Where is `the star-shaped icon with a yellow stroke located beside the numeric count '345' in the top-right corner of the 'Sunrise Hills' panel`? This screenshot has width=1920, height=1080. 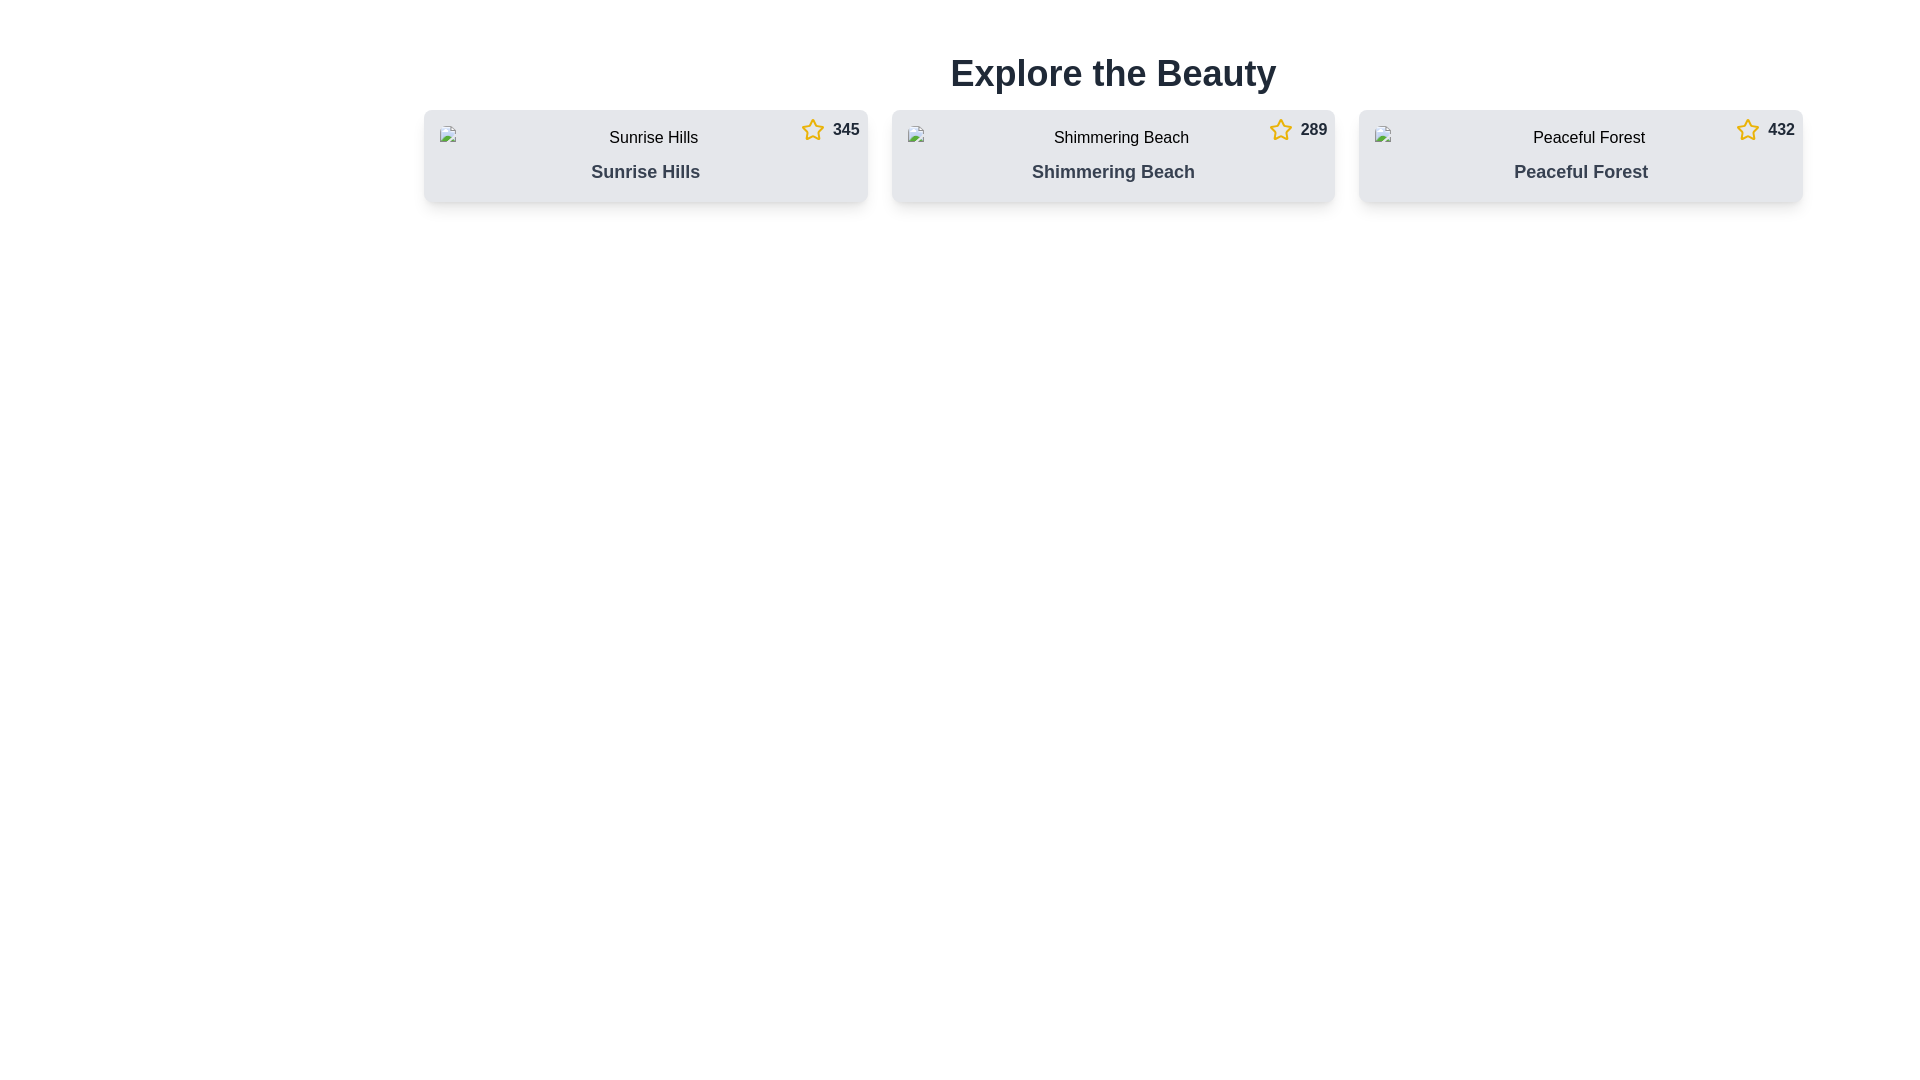
the star-shaped icon with a yellow stroke located beside the numeric count '345' in the top-right corner of the 'Sunrise Hills' panel is located at coordinates (812, 130).